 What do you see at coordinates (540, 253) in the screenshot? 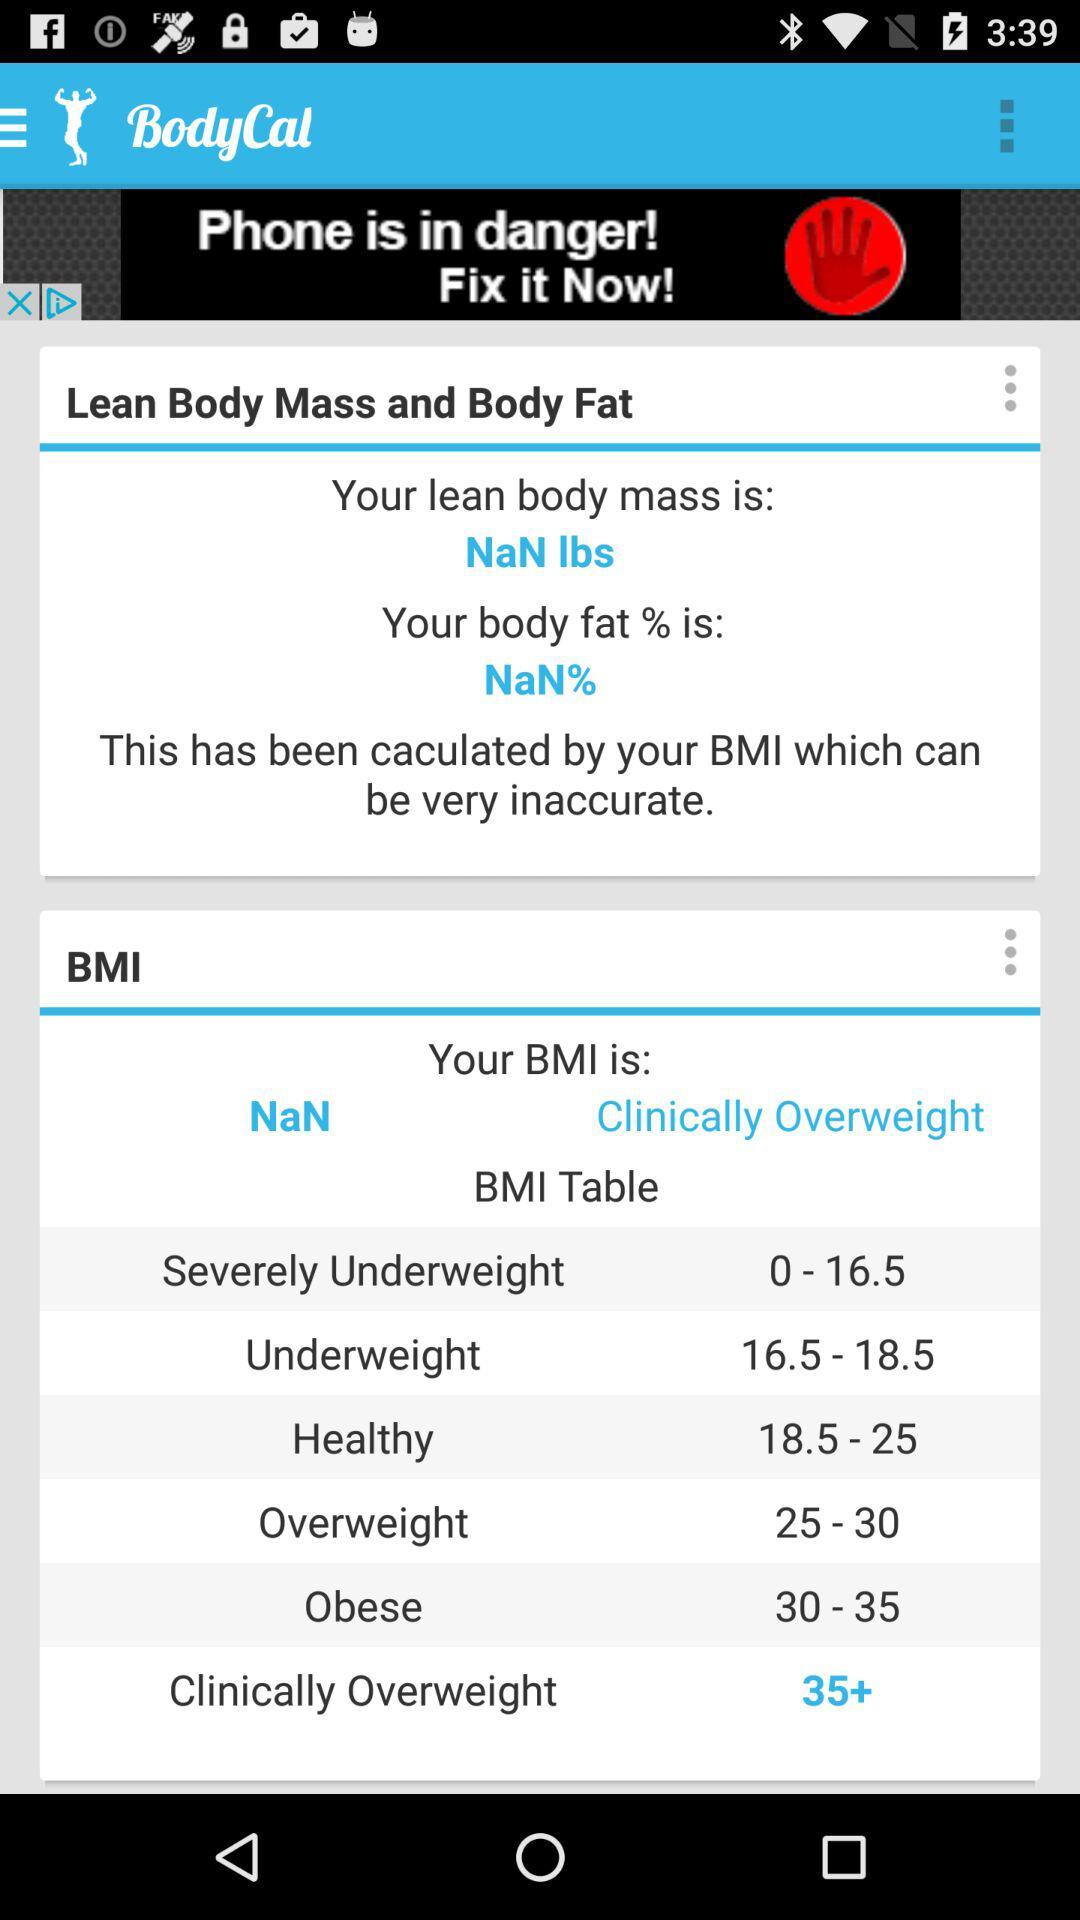
I see `banner advertisement` at bounding box center [540, 253].